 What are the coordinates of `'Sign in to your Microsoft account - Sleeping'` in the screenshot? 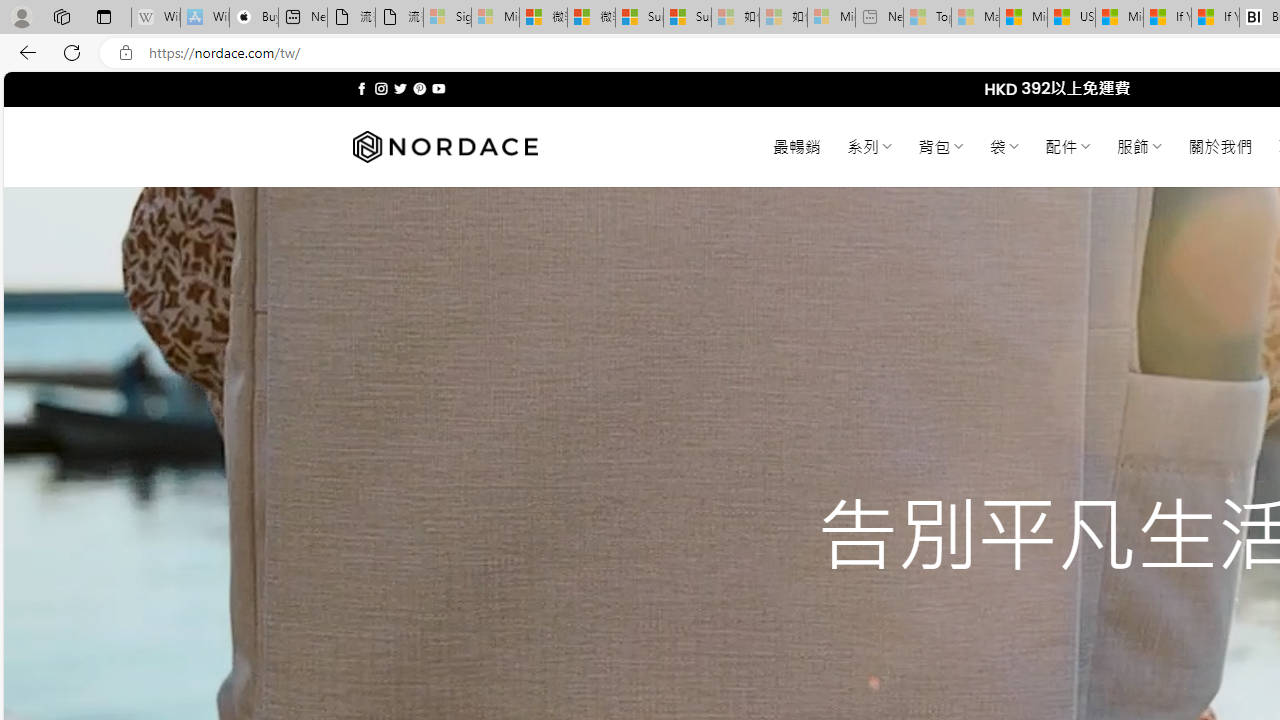 It's located at (446, 17).